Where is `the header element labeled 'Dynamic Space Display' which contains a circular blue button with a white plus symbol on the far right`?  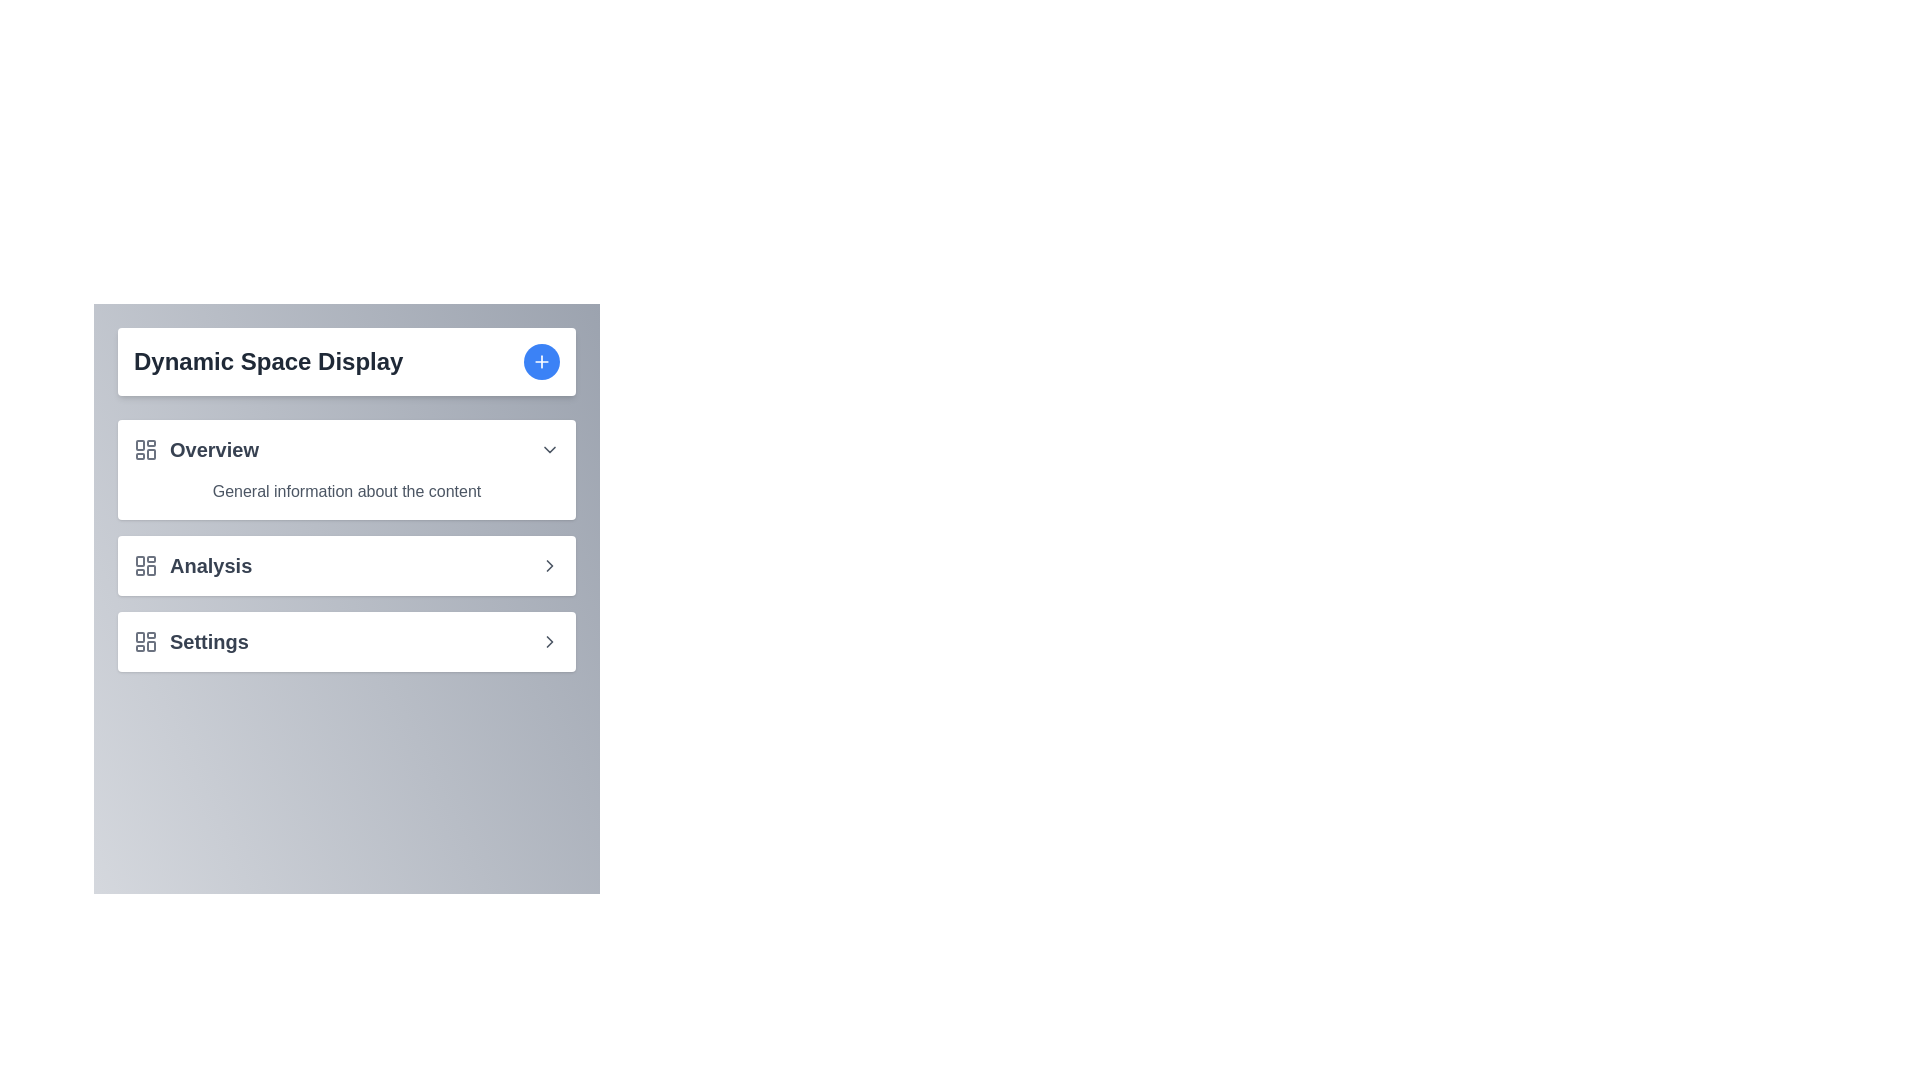
the header element labeled 'Dynamic Space Display' which contains a circular blue button with a white plus symbol on the far right is located at coordinates (346, 362).